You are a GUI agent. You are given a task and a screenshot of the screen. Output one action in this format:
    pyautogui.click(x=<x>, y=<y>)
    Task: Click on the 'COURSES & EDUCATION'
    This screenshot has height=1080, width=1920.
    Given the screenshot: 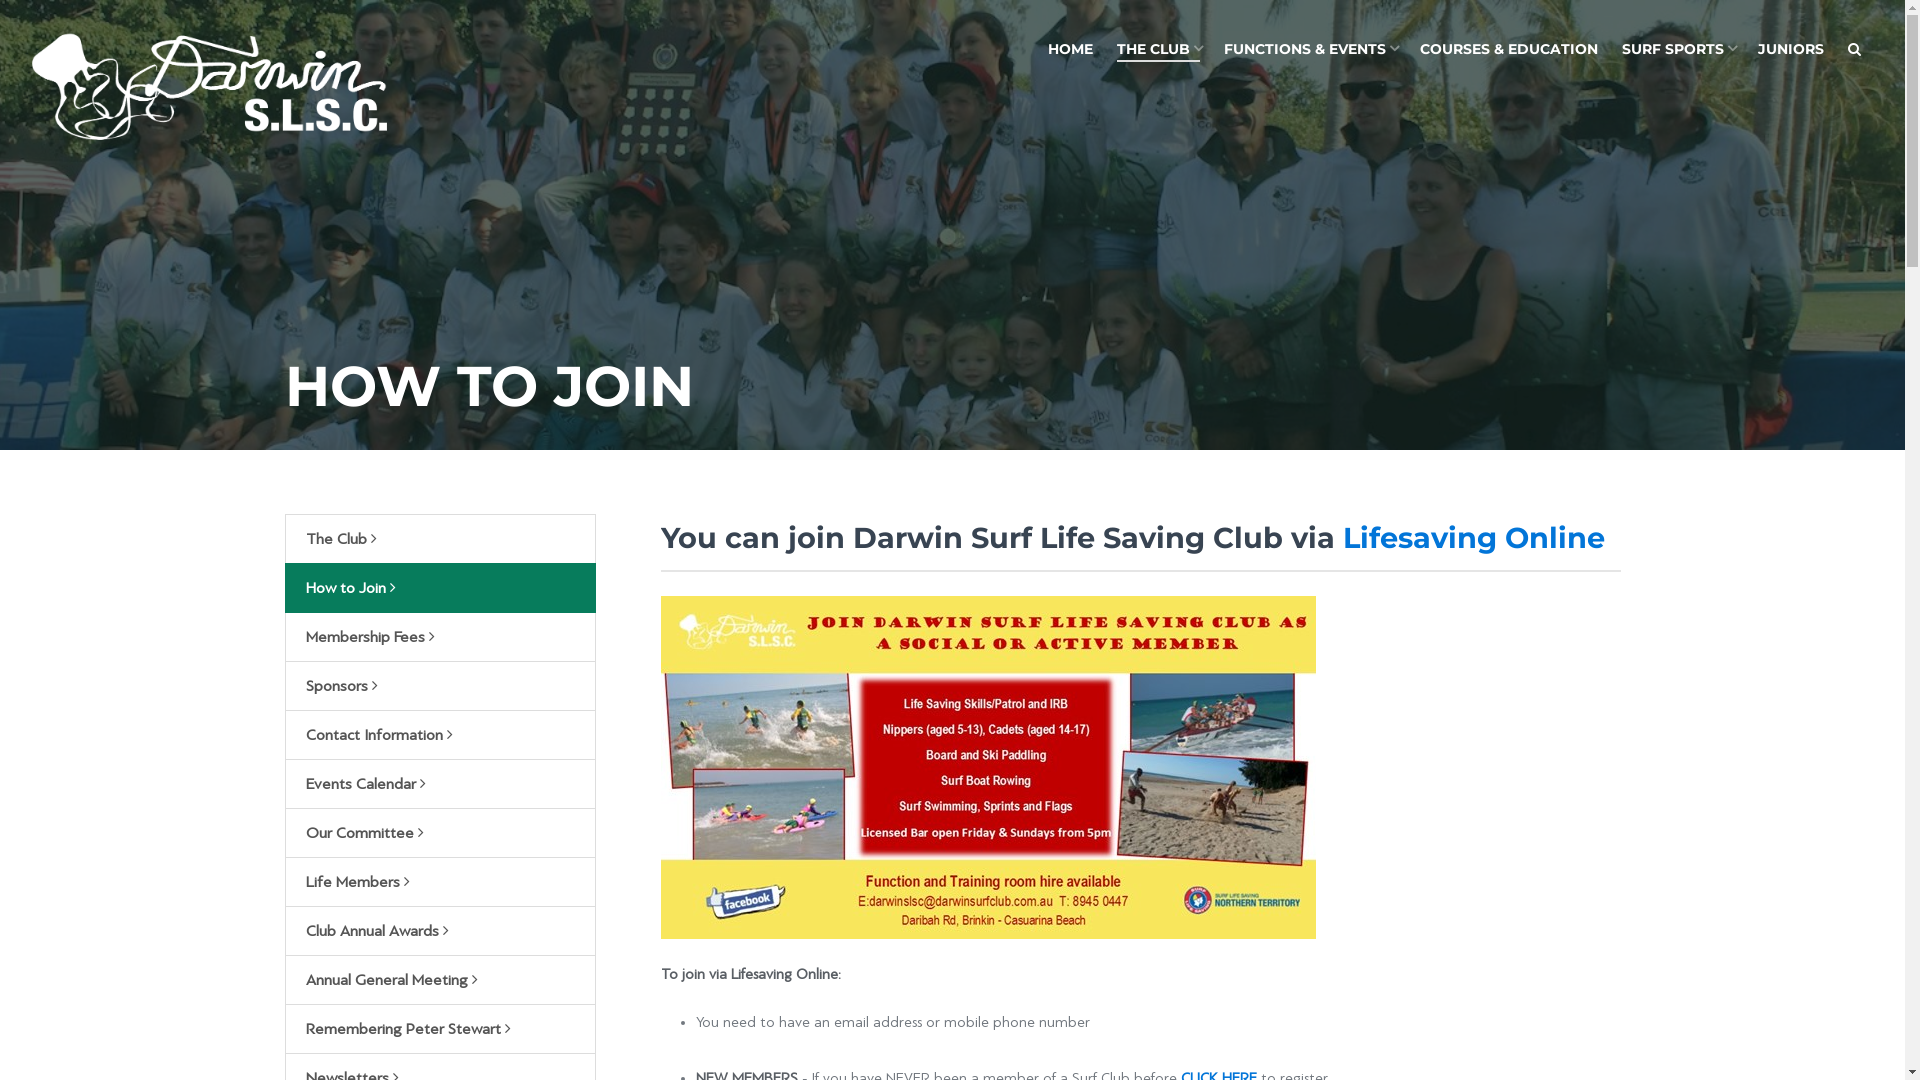 What is the action you would take?
    pyautogui.click(x=1508, y=48)
    